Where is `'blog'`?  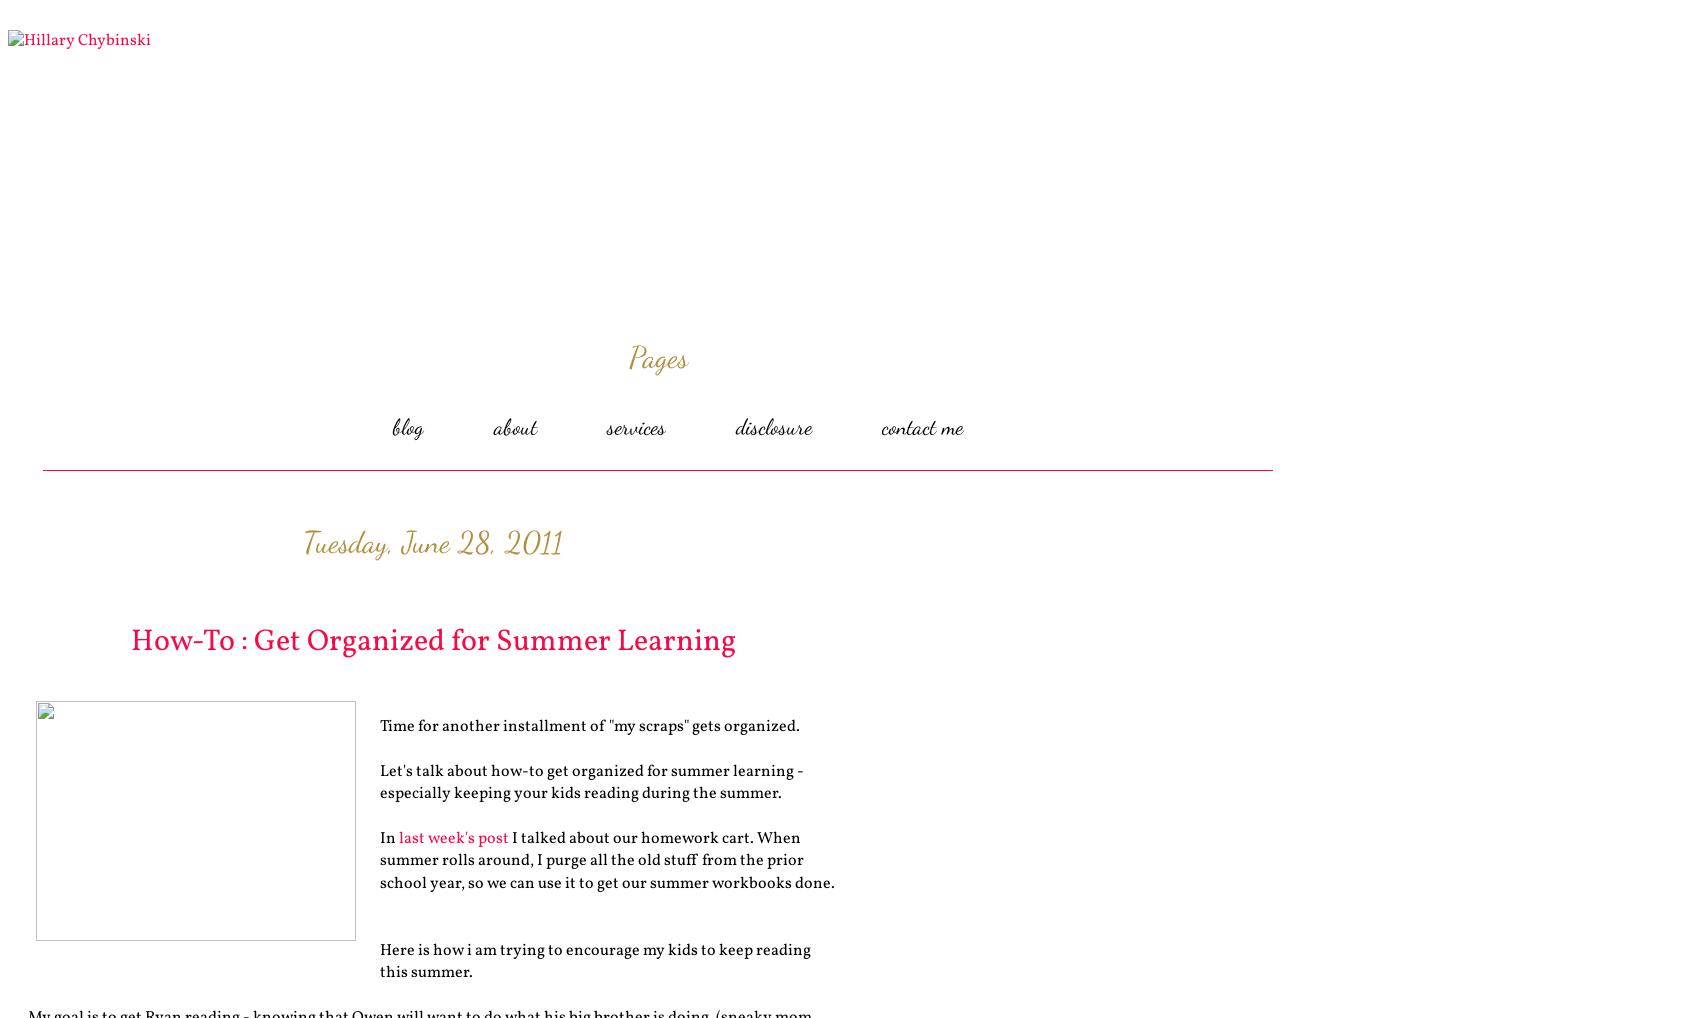 'blog' is located at coordinates (406, 425).